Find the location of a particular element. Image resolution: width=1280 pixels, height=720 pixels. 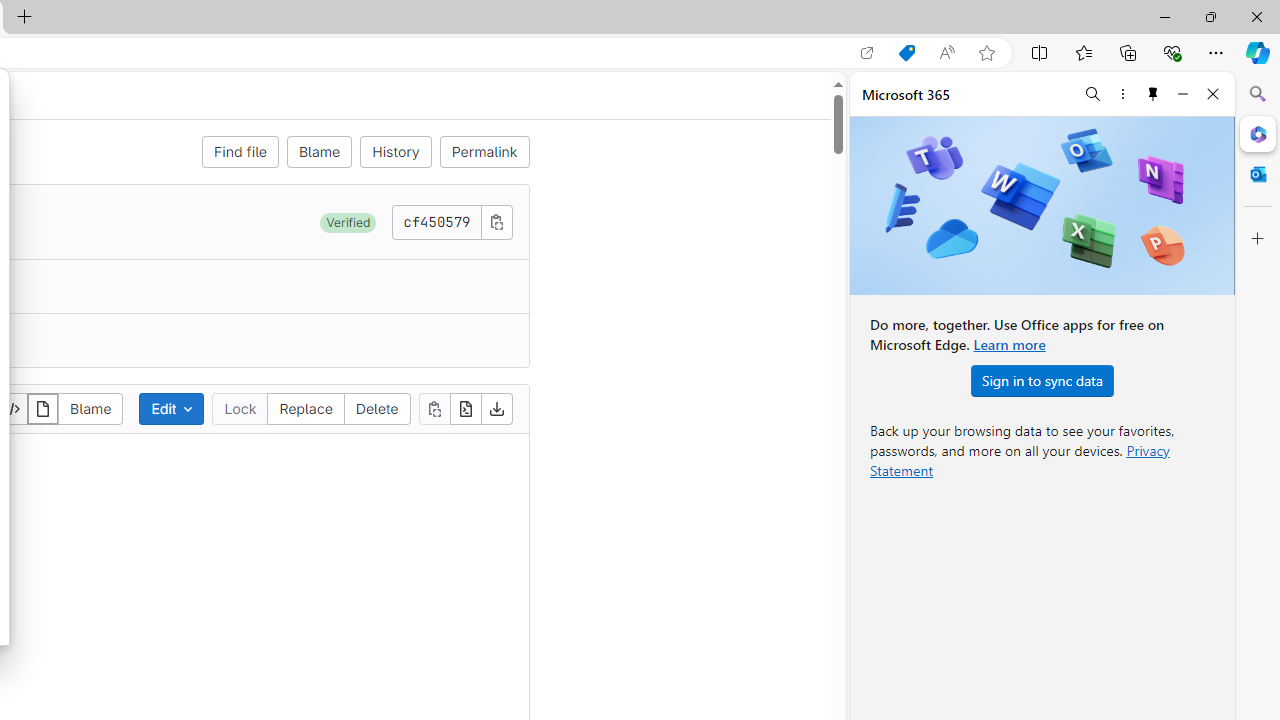

'Blame' is located at coordinates (318, 150).